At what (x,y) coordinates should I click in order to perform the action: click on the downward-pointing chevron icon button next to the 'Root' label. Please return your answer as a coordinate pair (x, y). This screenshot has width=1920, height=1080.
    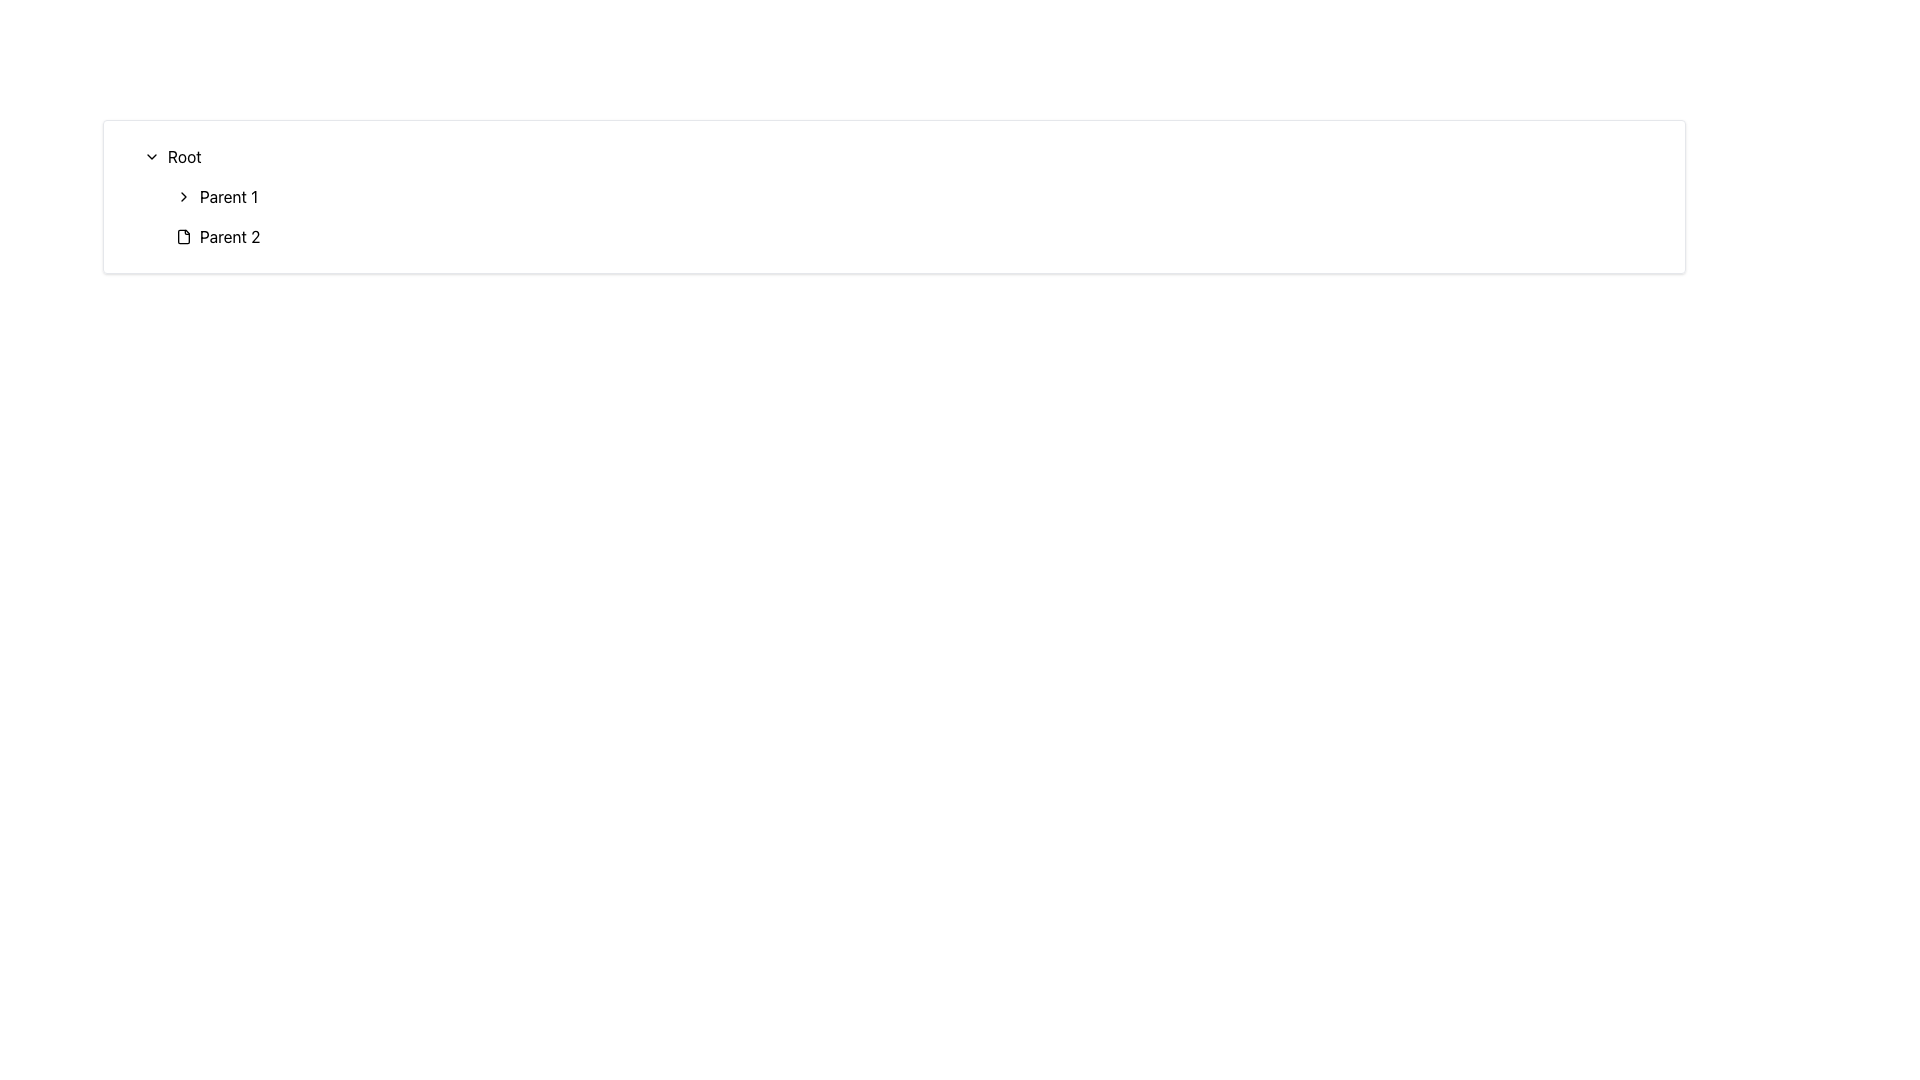
    Looking at the image, I should click on (151, 156).